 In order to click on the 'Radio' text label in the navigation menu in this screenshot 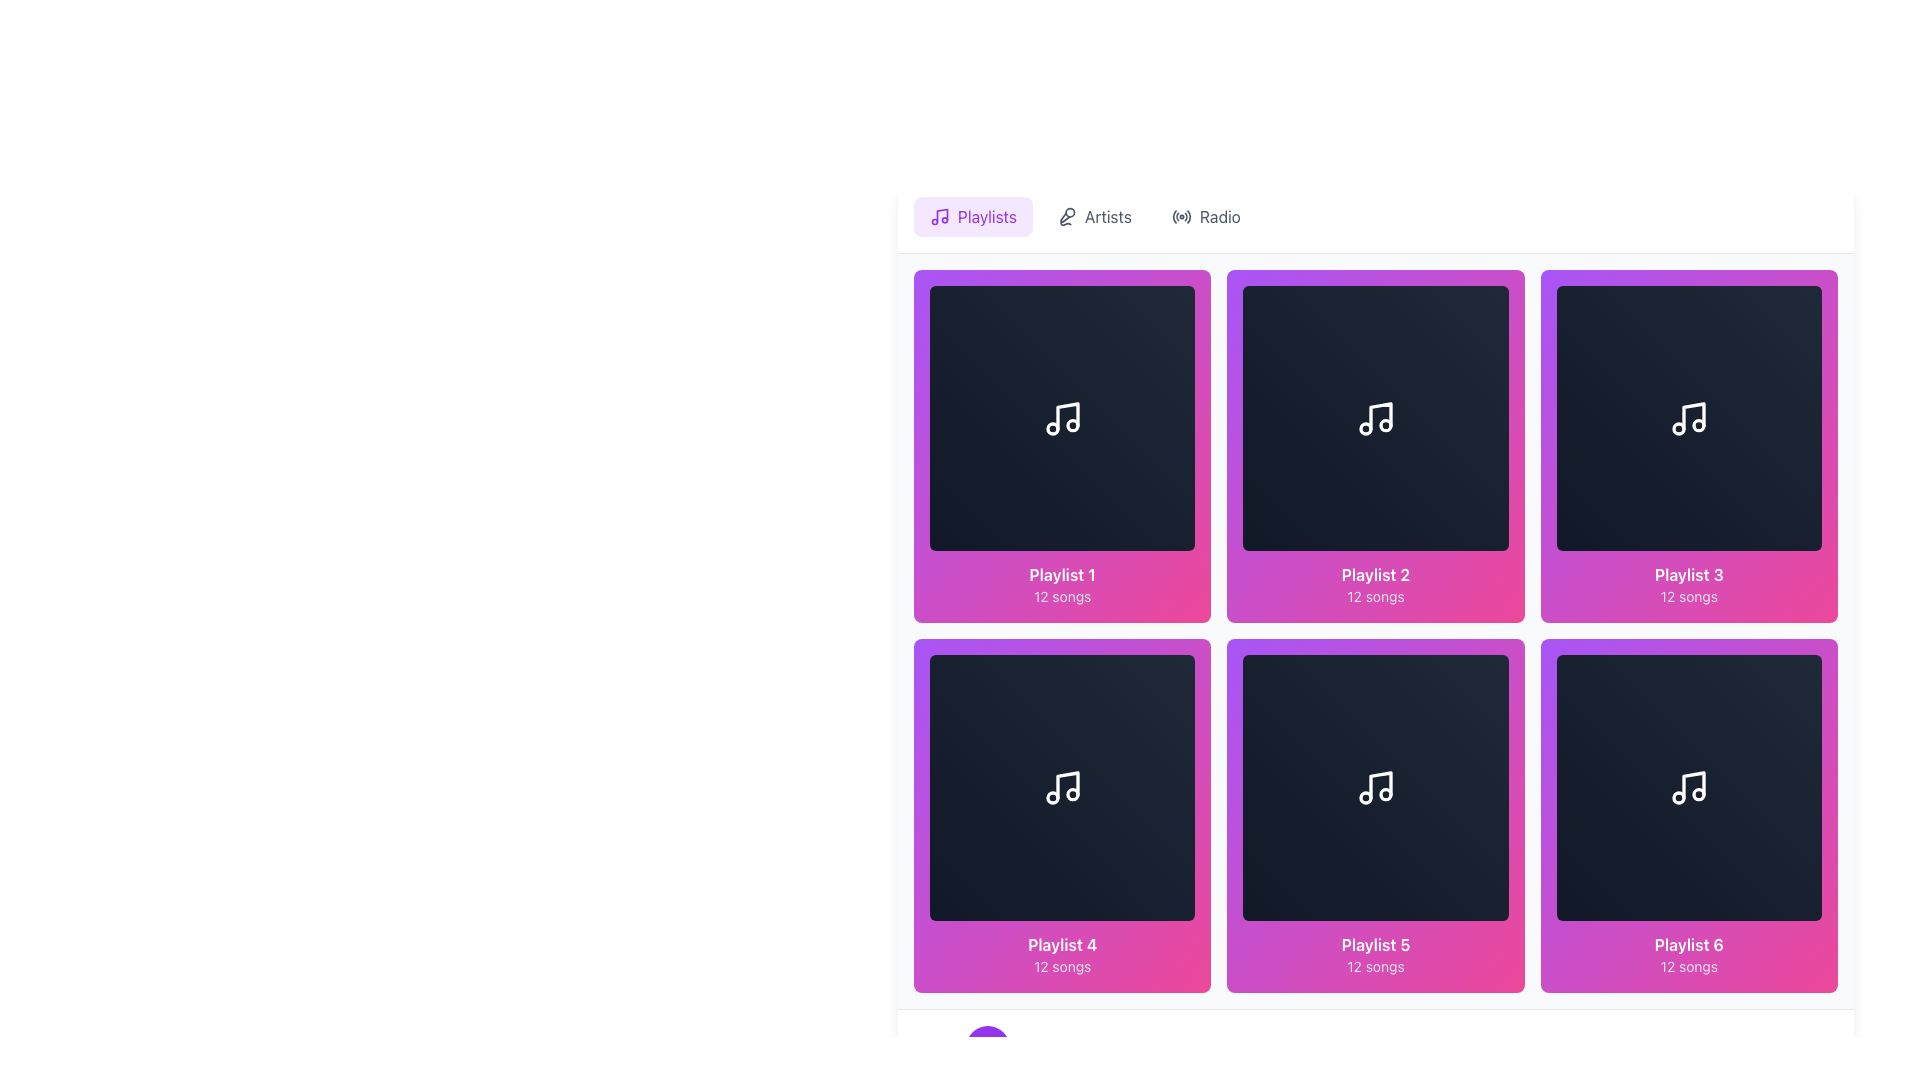, I will do `click(1219, 216)`.